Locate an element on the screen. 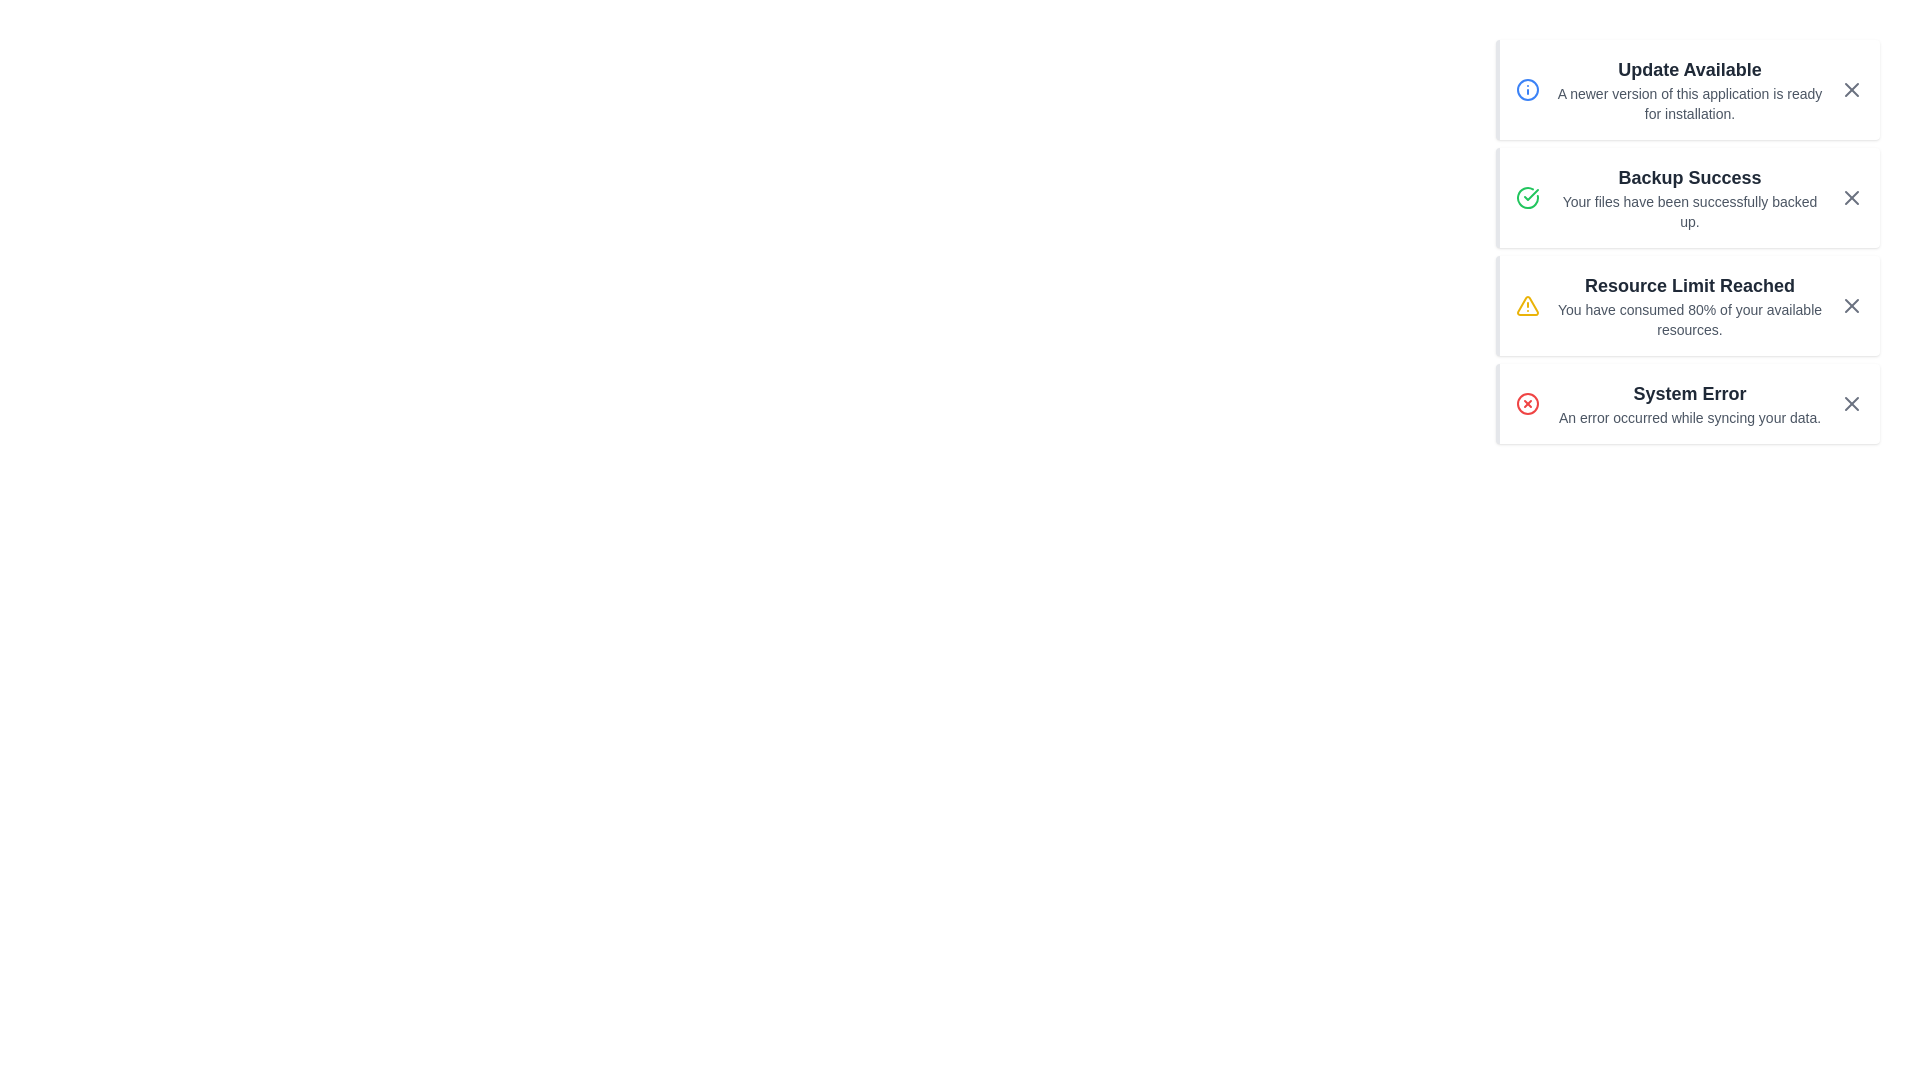  the thin black cross icon in the notification box is located at coordinates (1851, 197).